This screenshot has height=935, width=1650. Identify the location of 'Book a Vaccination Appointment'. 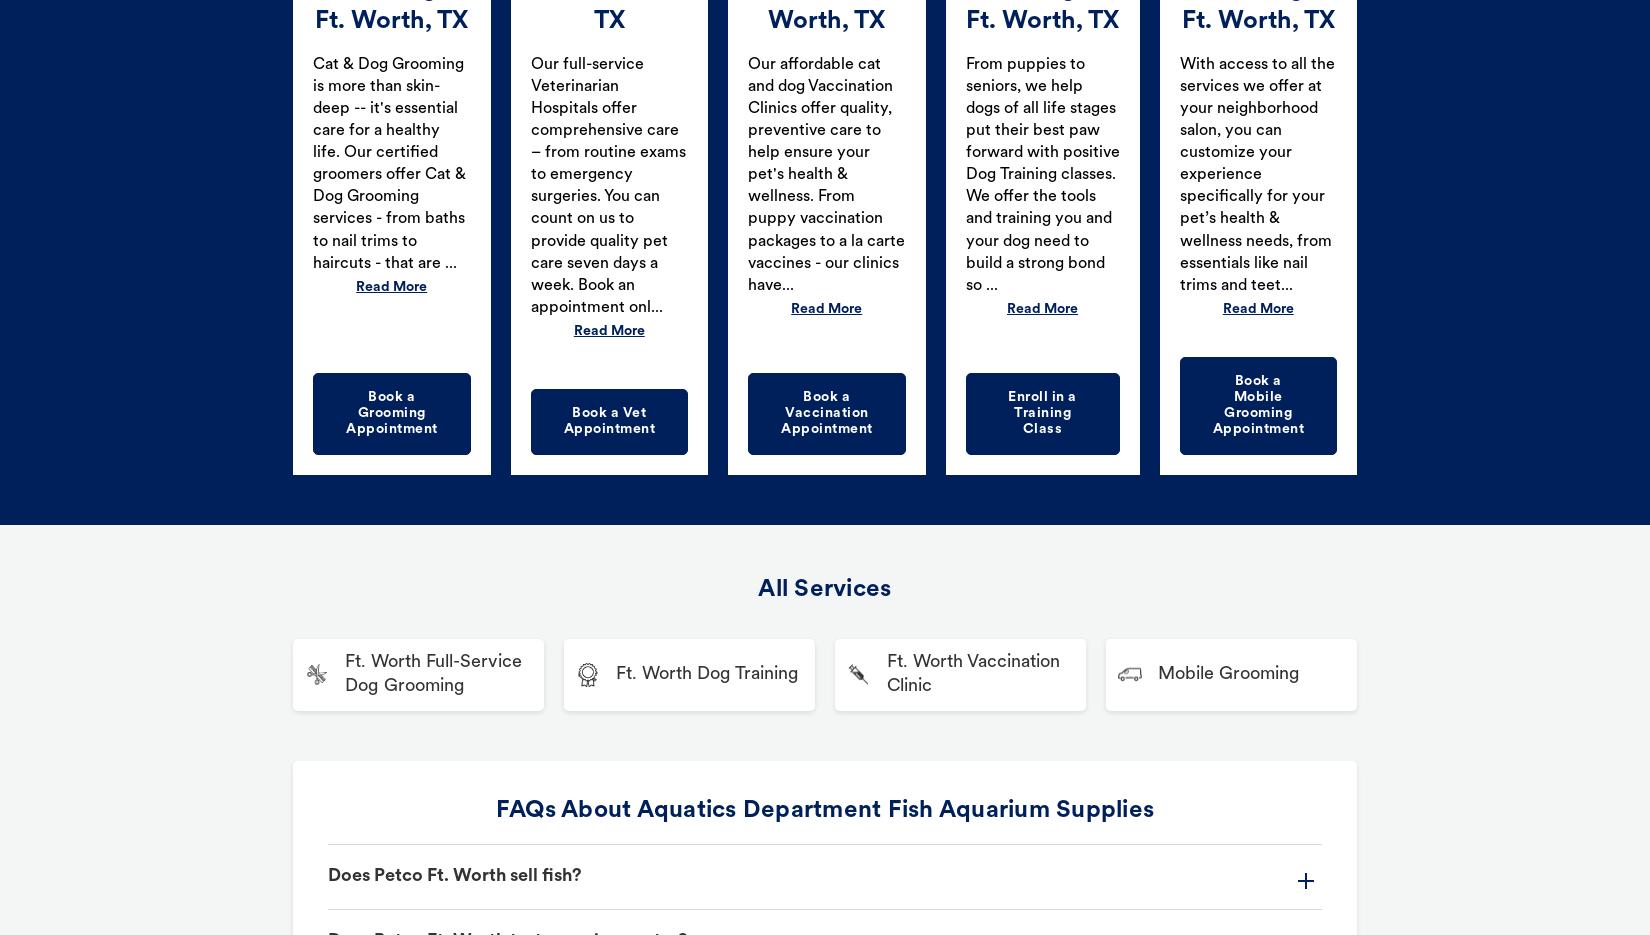
(826, 412).